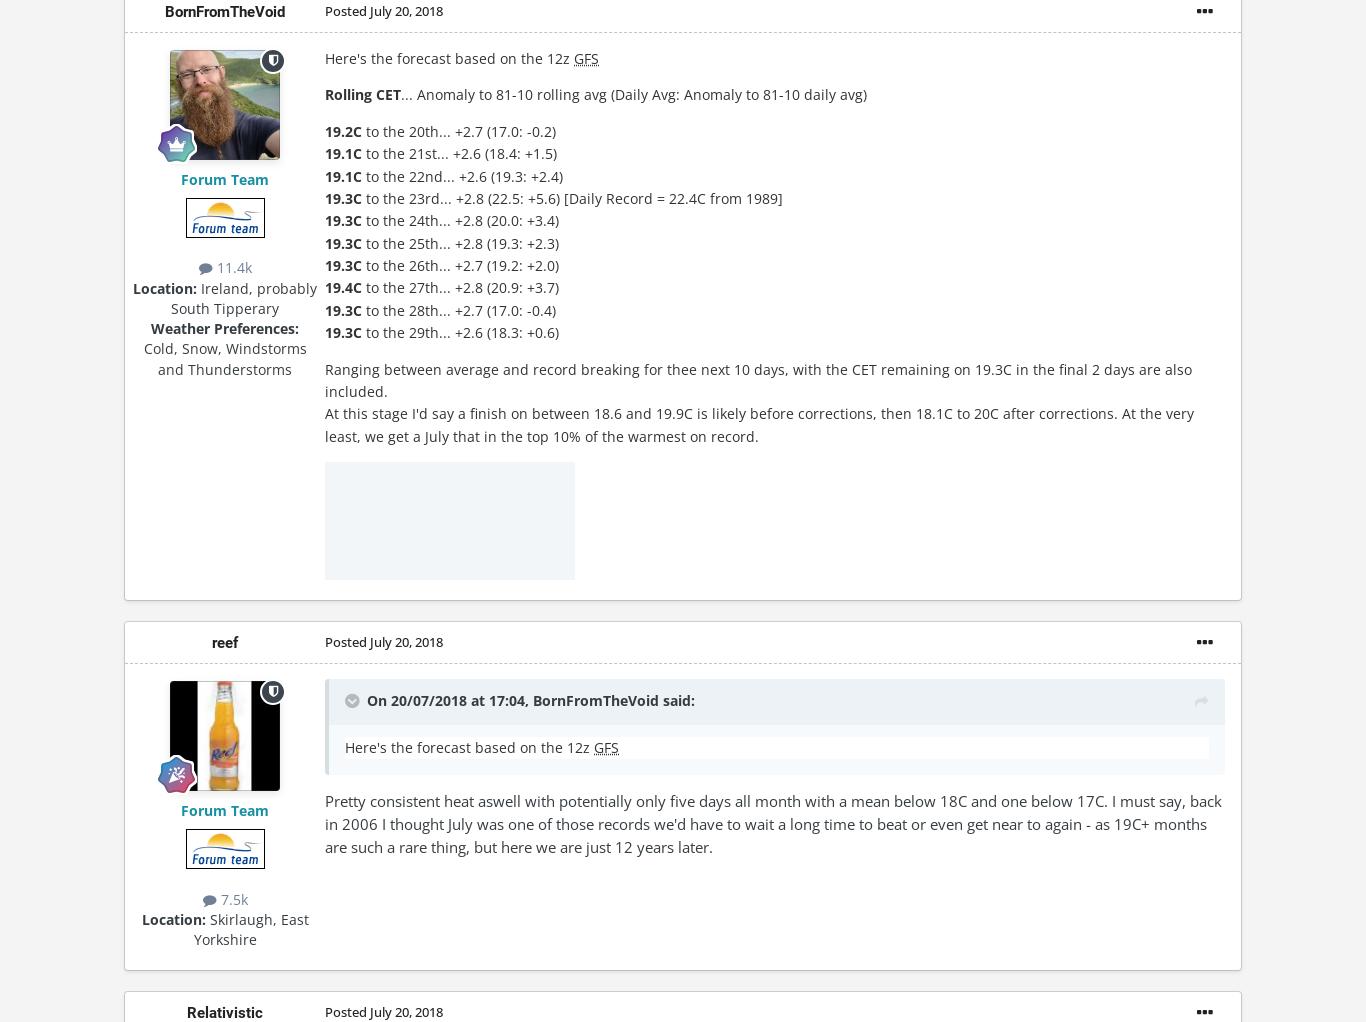 The image size is (1366, 1022). What do you see at coordinates (458, 308) in the screenshot?
I see `'to the 28th... +2.7 (17.0: -0.4)'` at bounding box center [458, 308].